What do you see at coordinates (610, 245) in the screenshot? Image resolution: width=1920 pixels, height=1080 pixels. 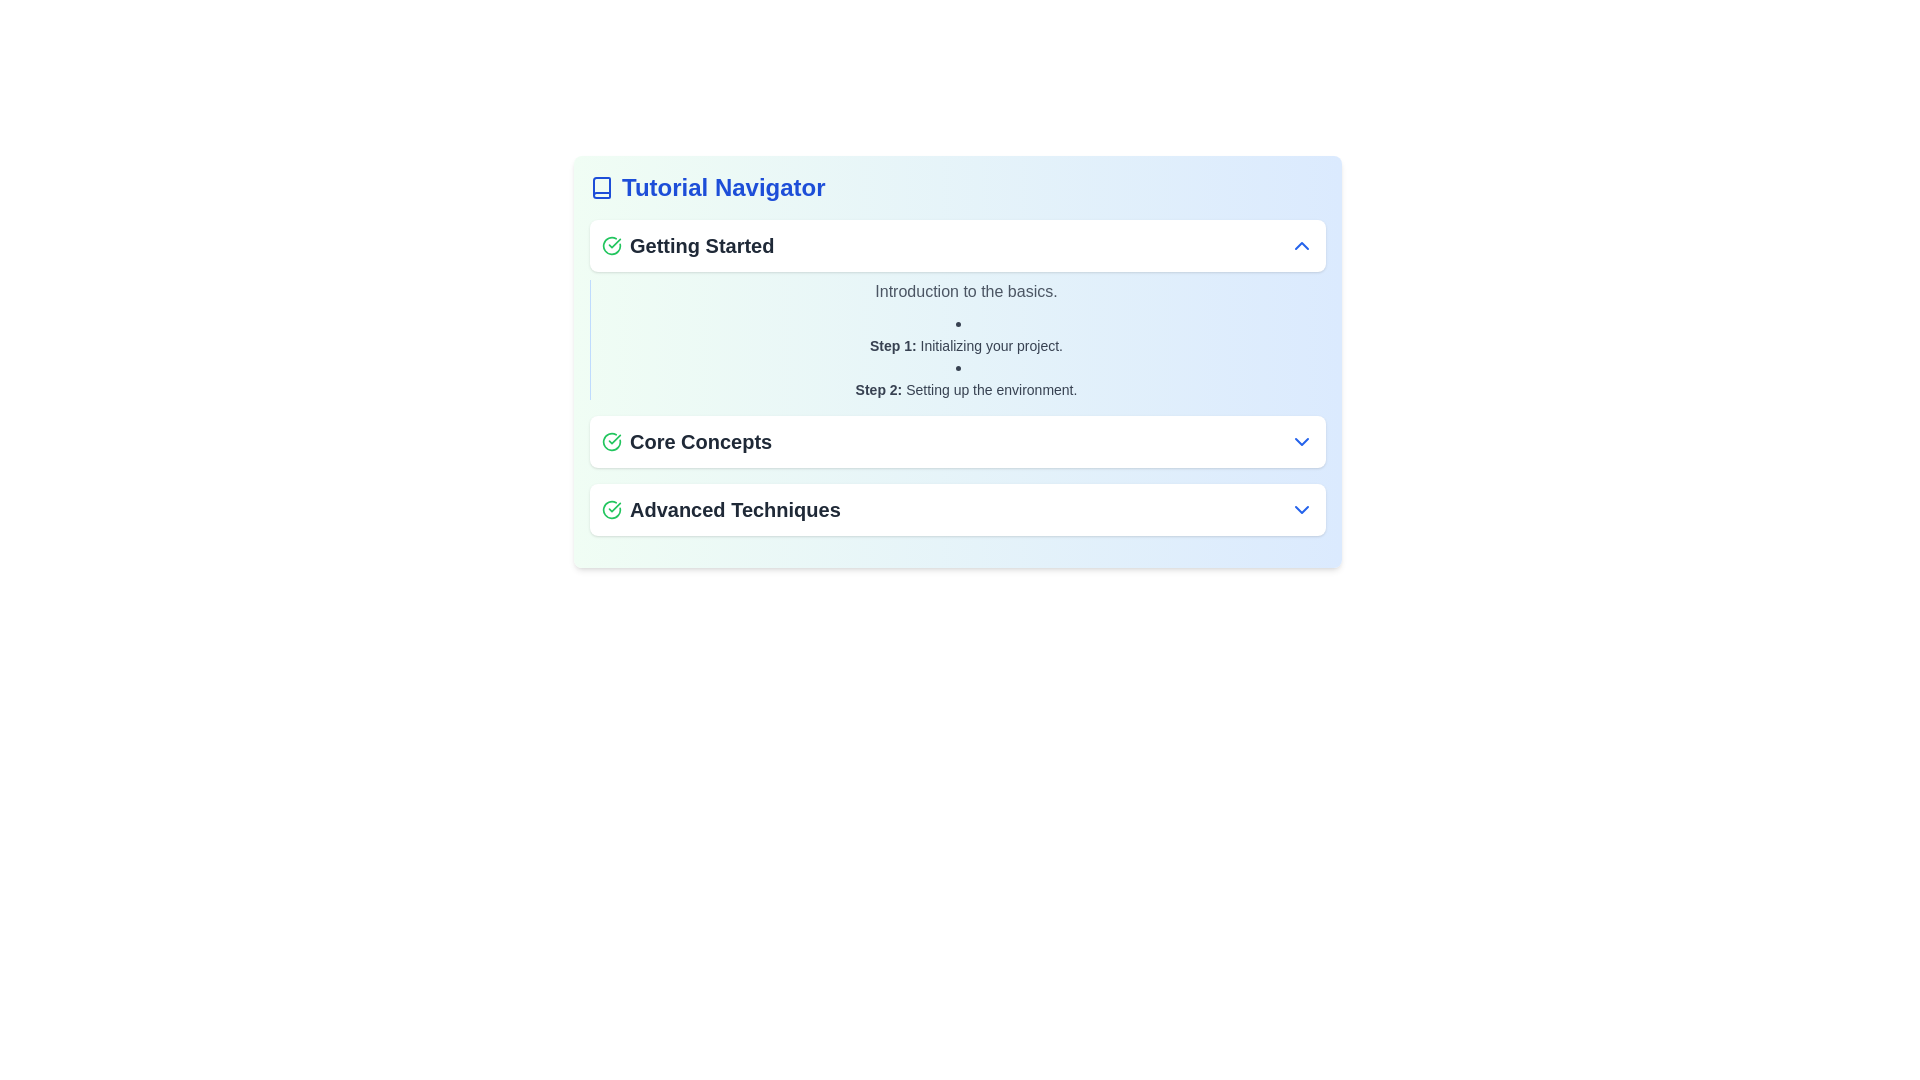 I see `the Status indicator icon that indicates the completion or progress of the 'Getting Started' section, located at the start of the text 'Getting Started'` at bounding box center [610, 245].